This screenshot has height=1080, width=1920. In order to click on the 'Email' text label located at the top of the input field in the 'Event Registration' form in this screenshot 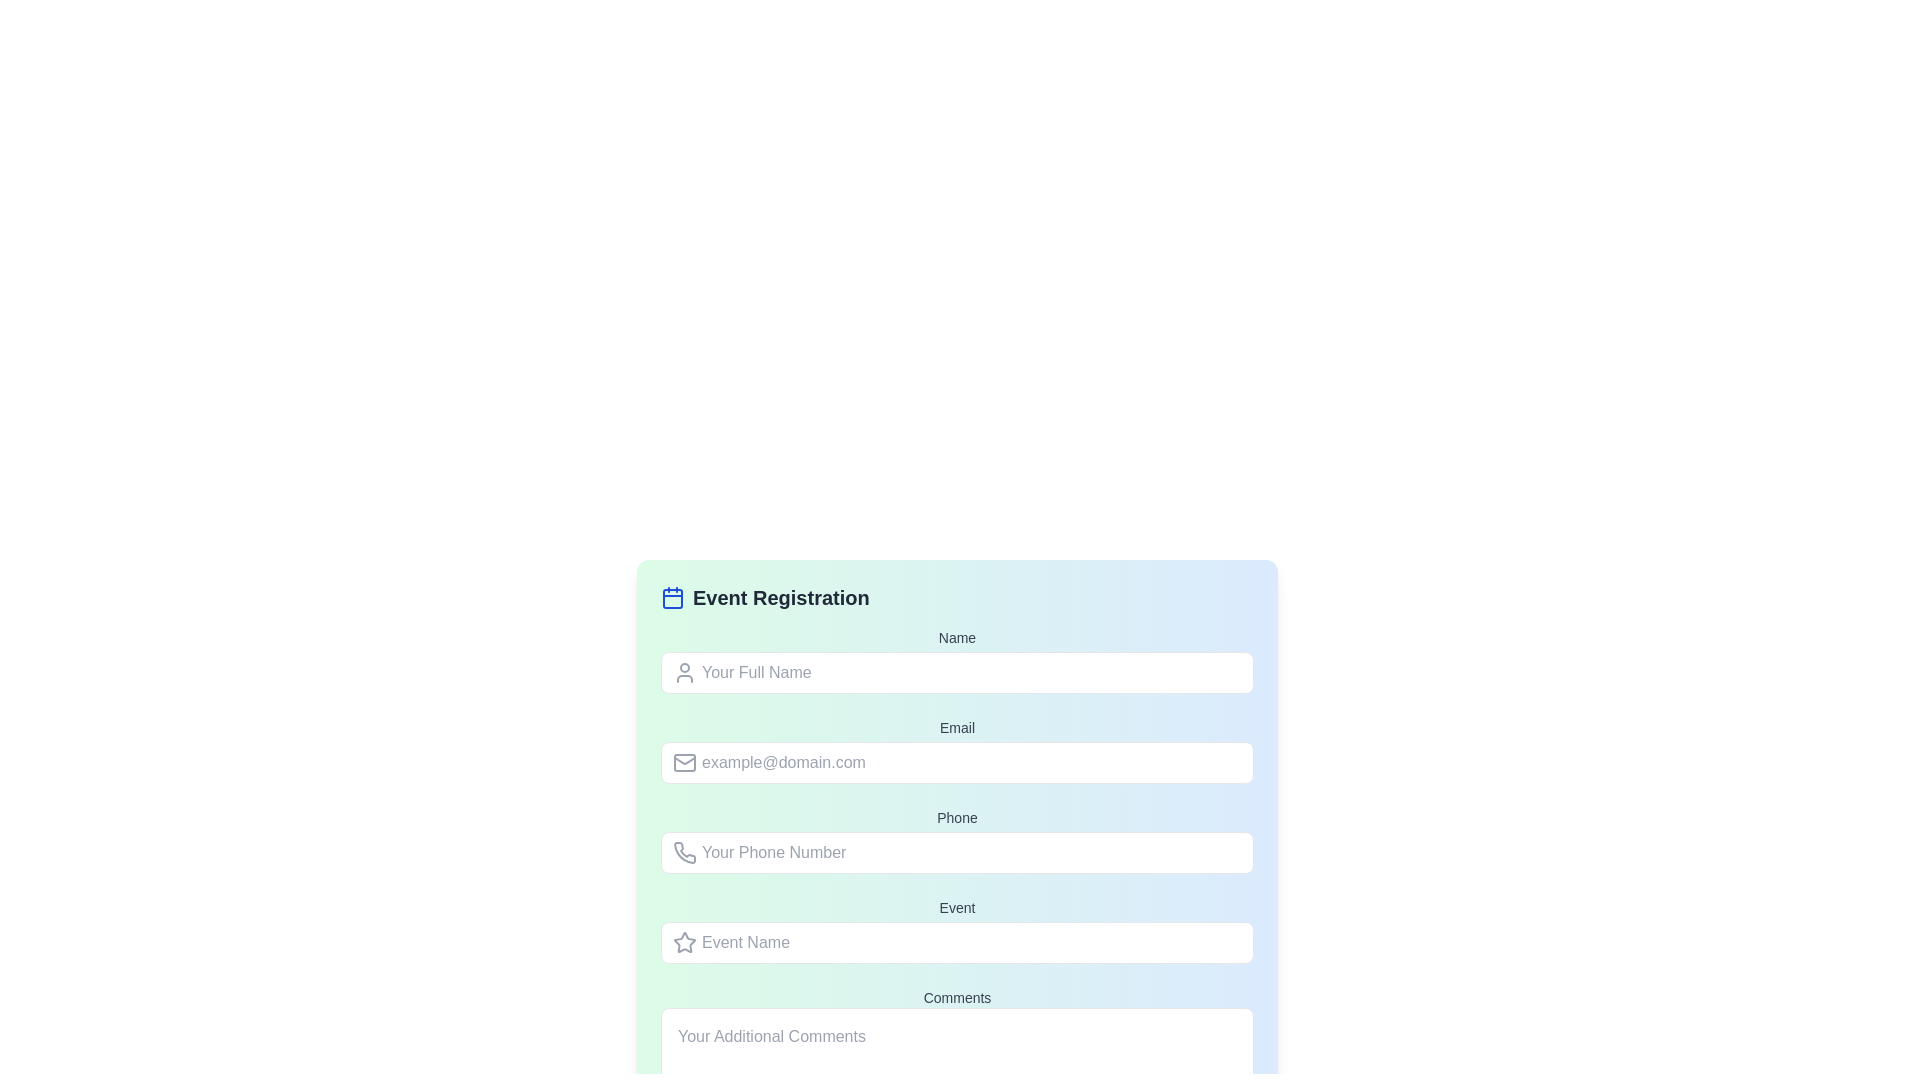, I will do `click(956, 728)`.